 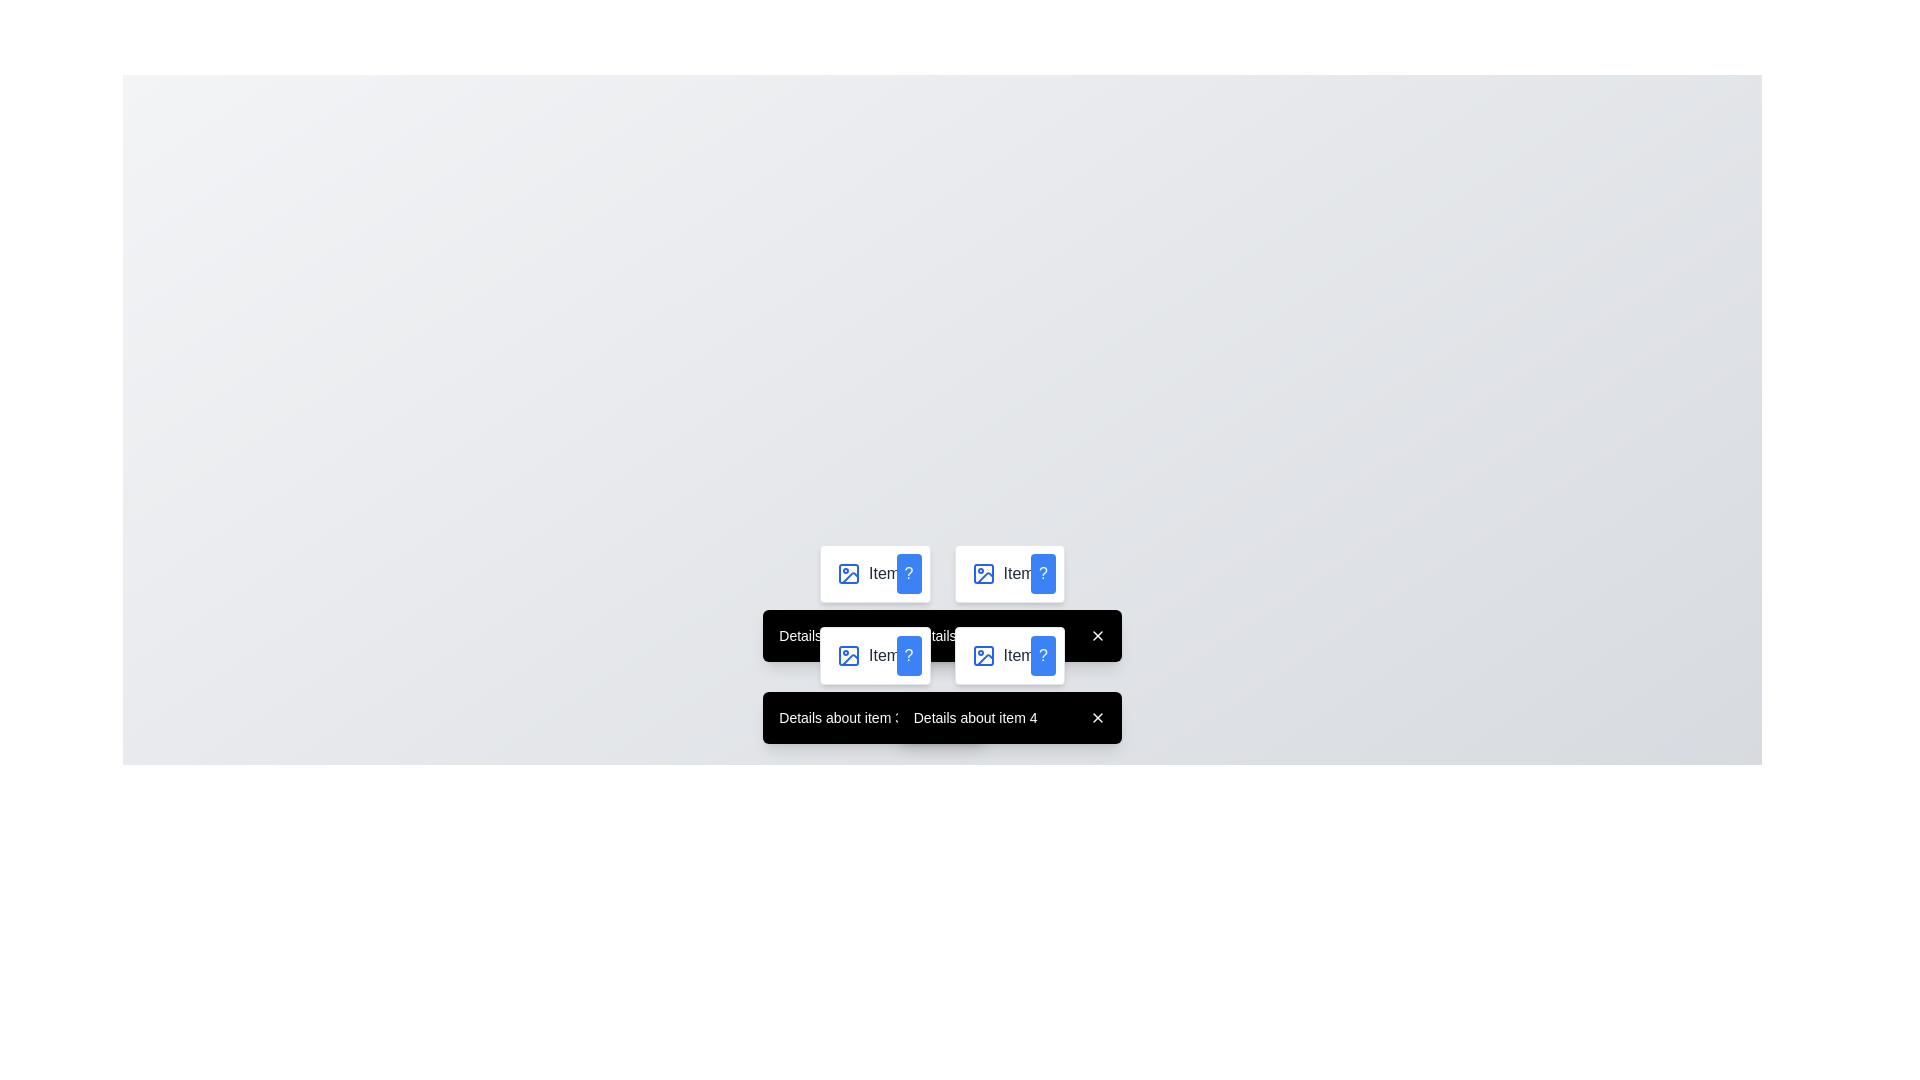 I want to click on the text element displaying 'Item 3', which is styled in gray and positioned to the right of a small blue image icon, so click(x=890, y=655).